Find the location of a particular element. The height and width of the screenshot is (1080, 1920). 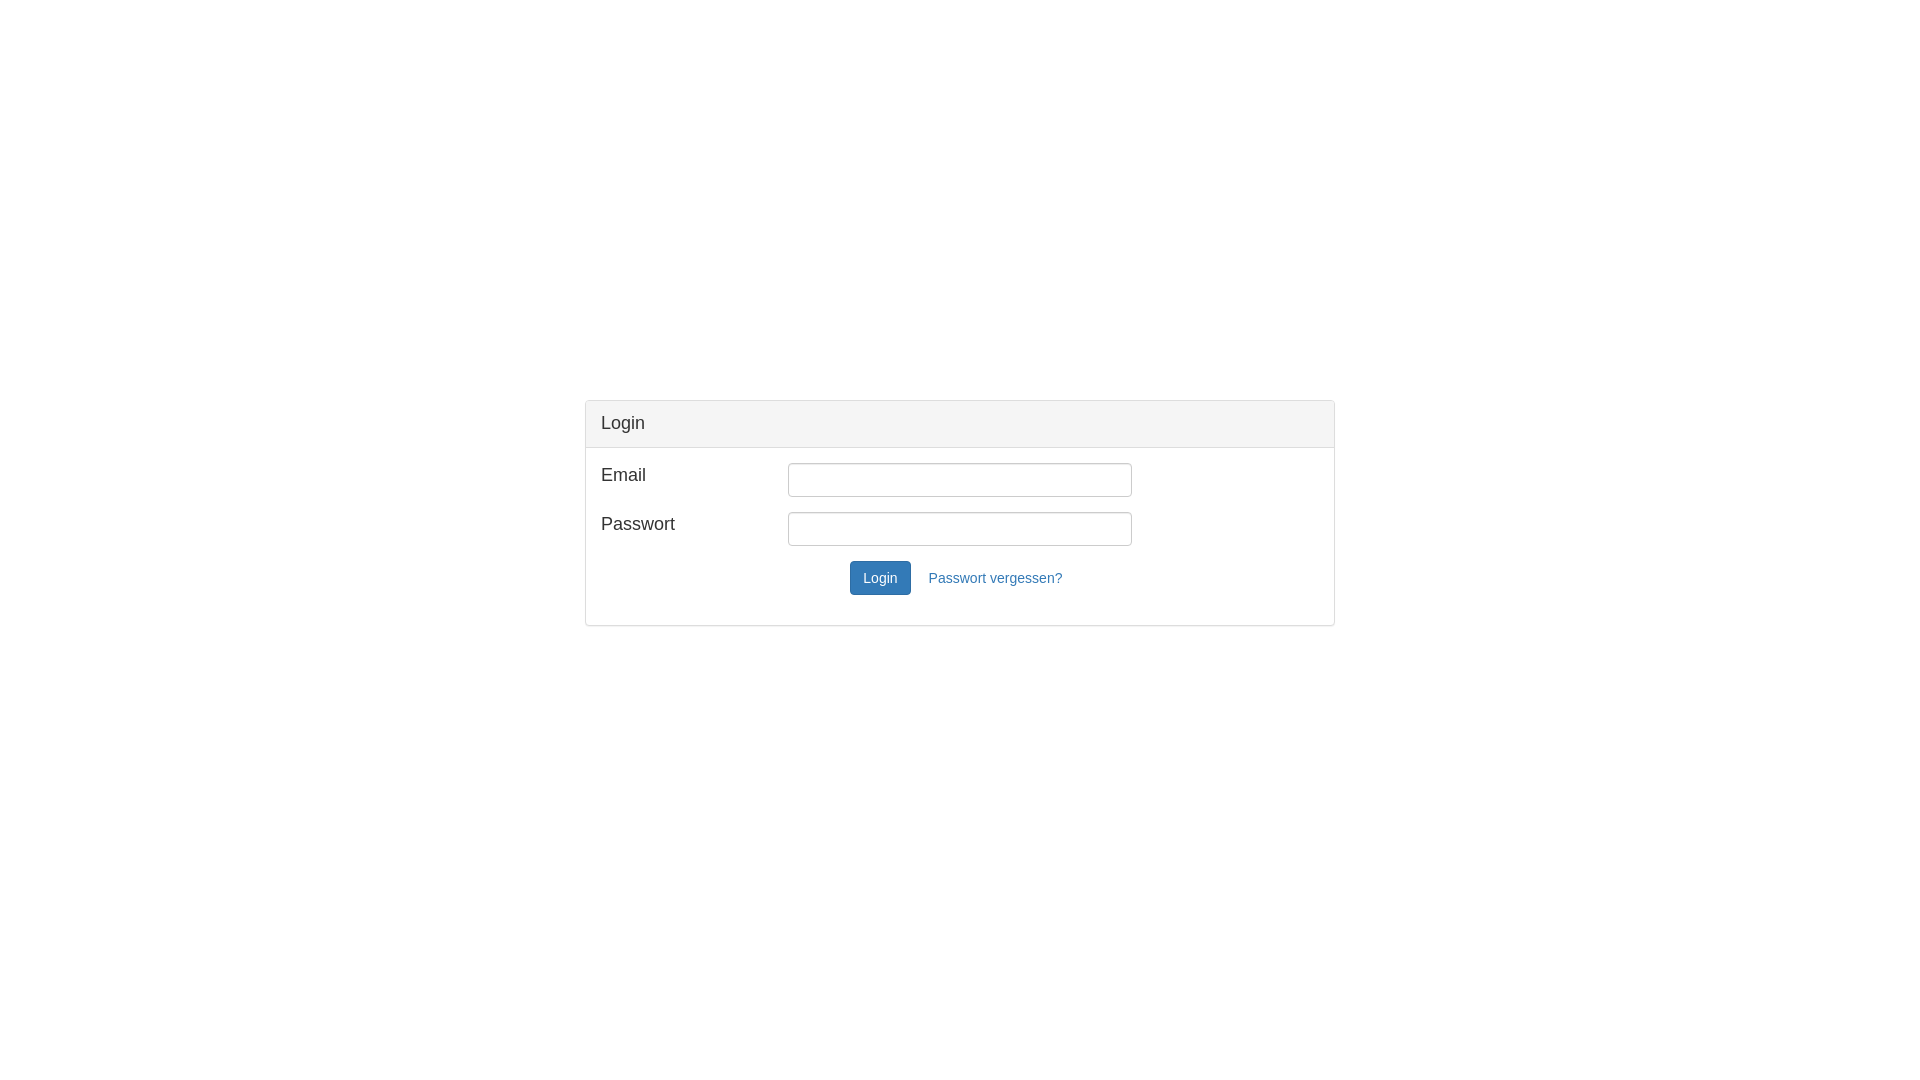

'Passwort vergessen?' is located at coordinates (996, 578).